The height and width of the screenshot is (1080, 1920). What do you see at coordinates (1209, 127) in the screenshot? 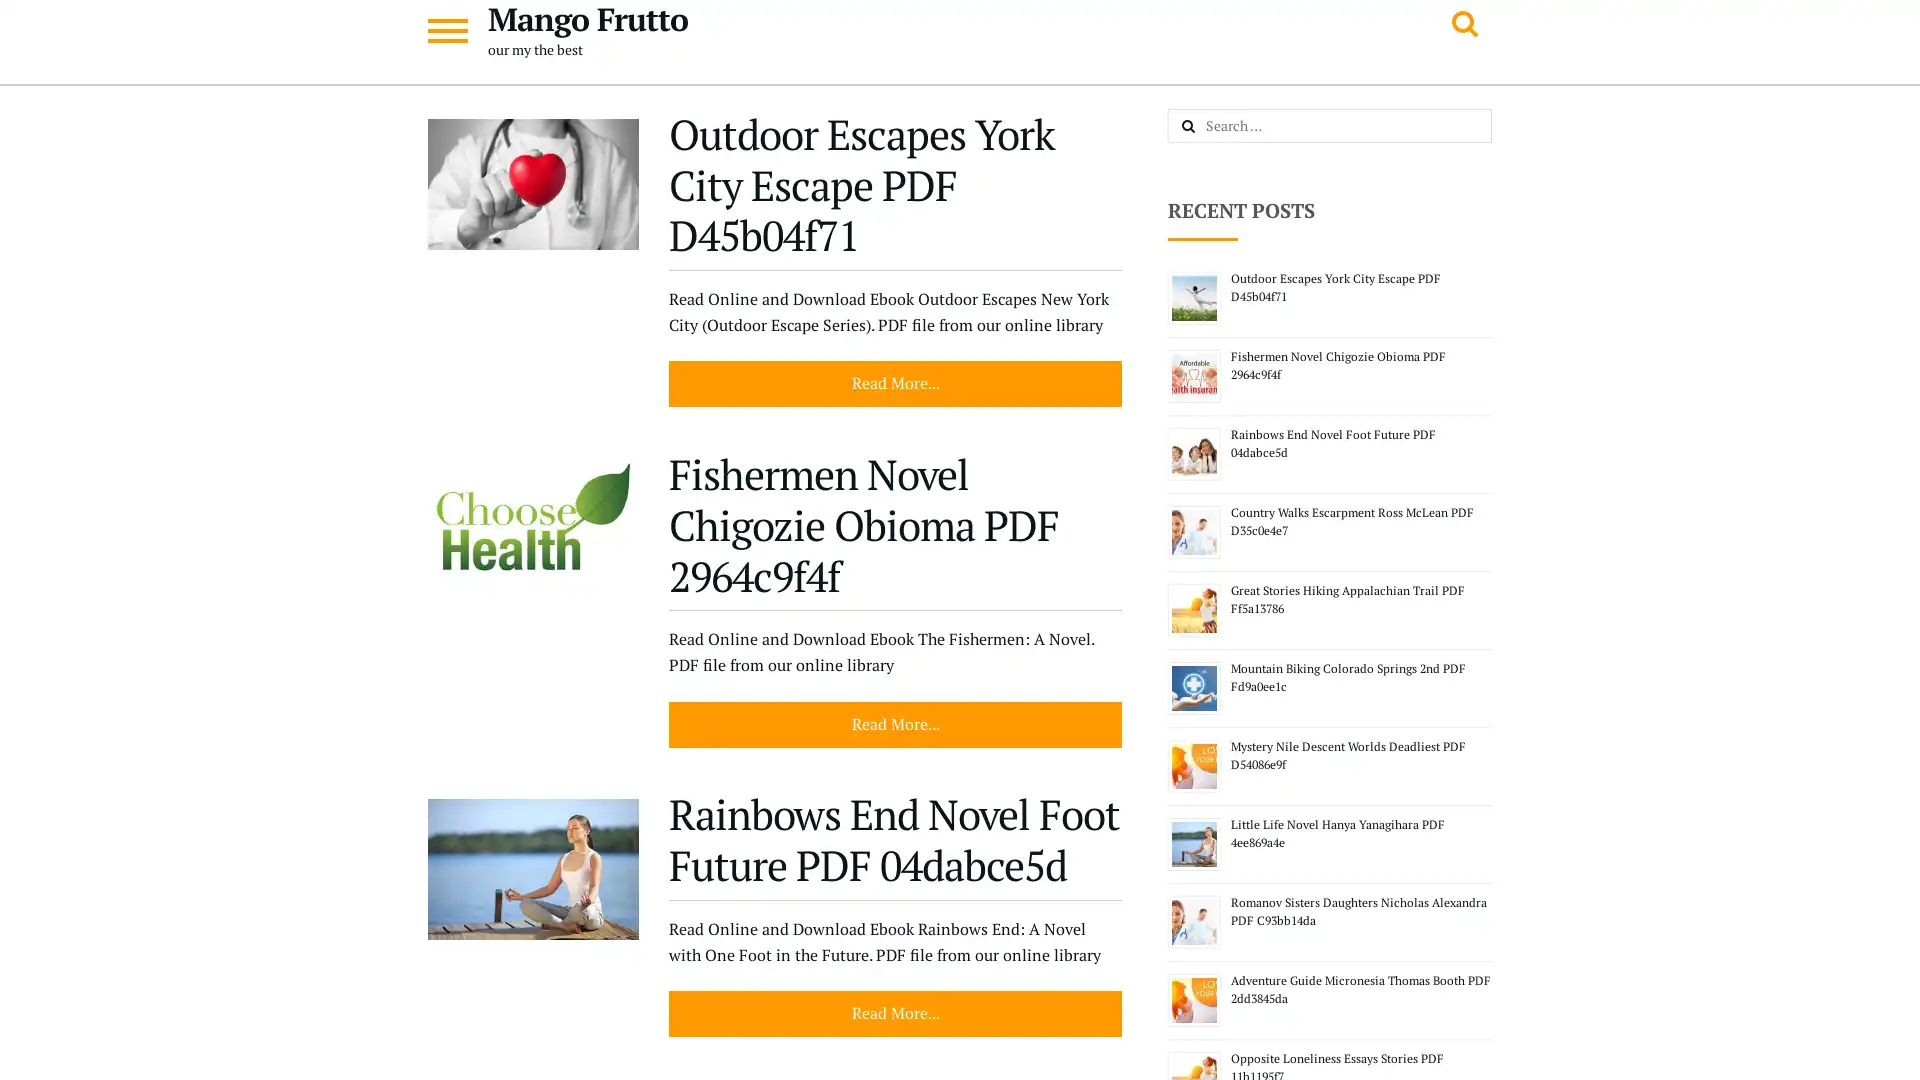
I see `Search` at bounding box center [1209, 127].